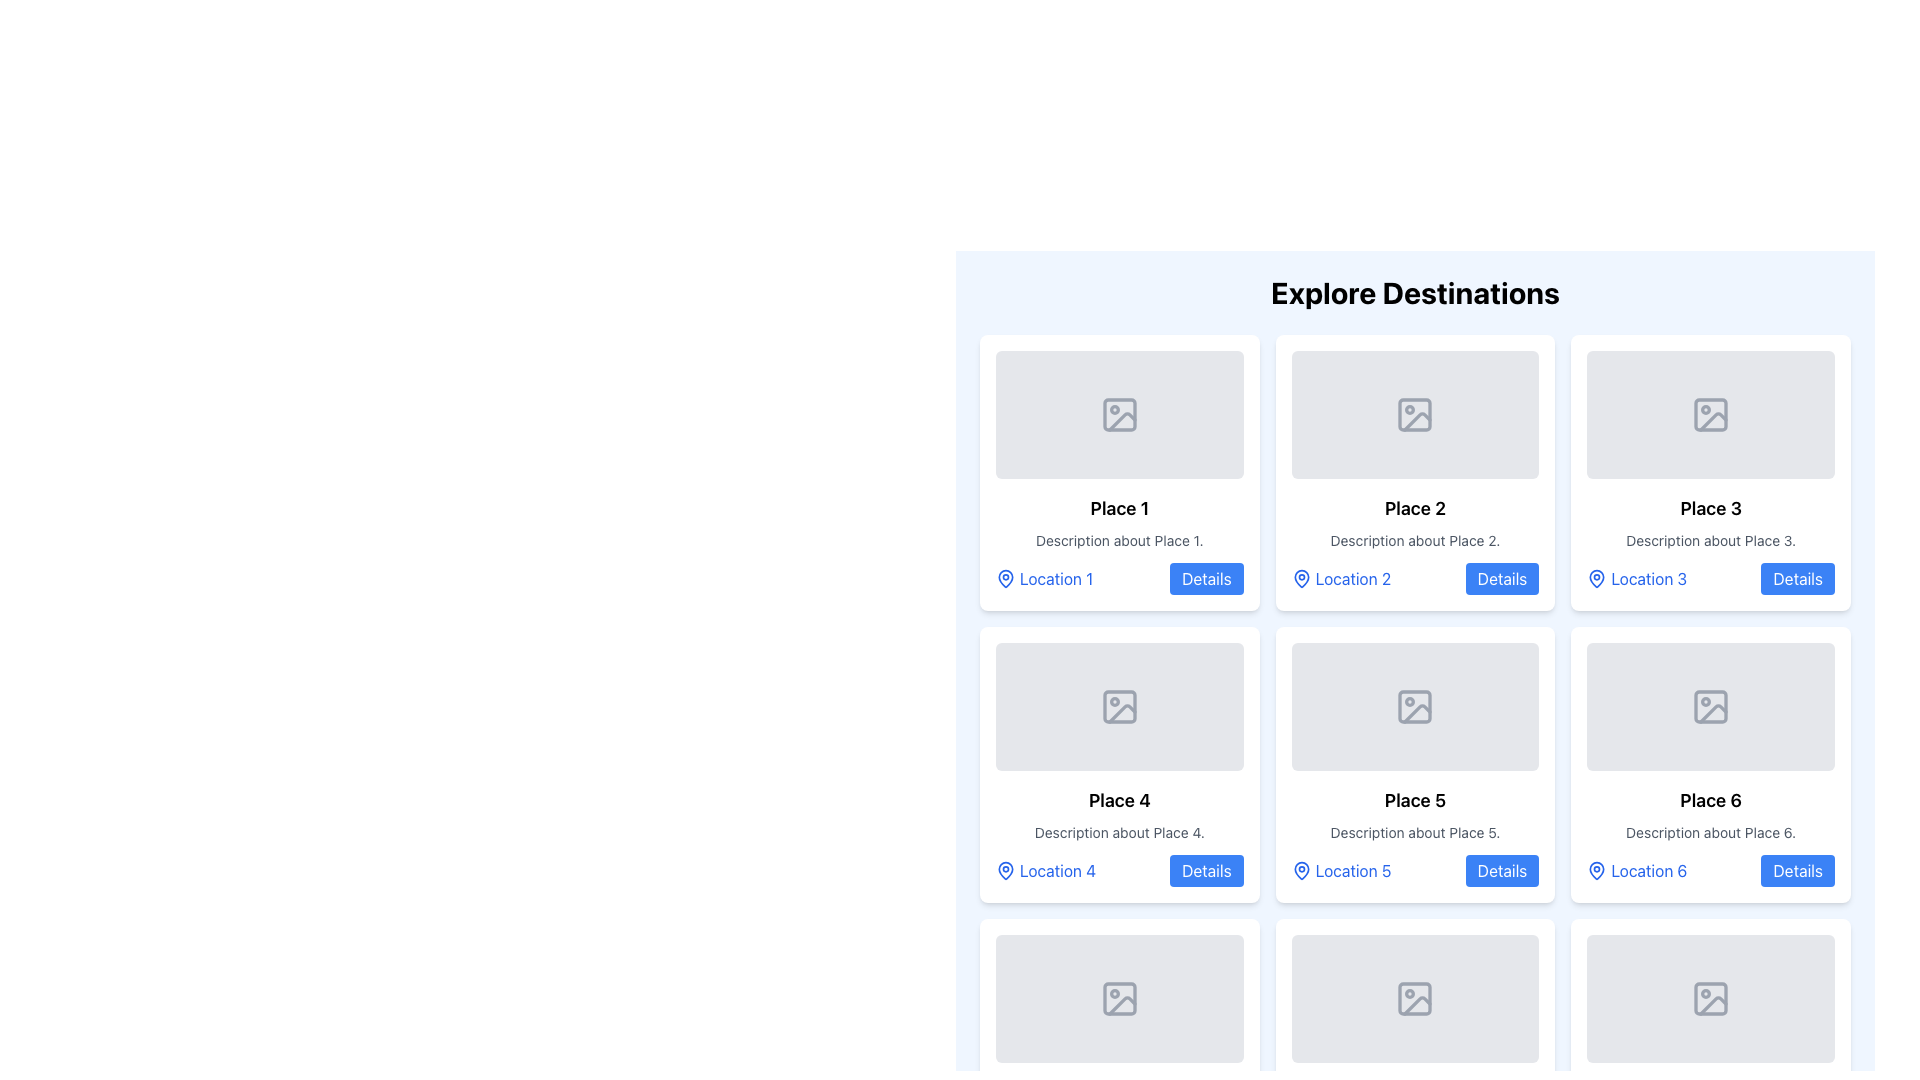 This screenshot has height=1080, width=1920. Describe the element at coordinates (1710, 414) in the screenshot. I see `the image placeholder icon located in 'Place 3', the rightmost card in the first row of the displayed grid` at that location.